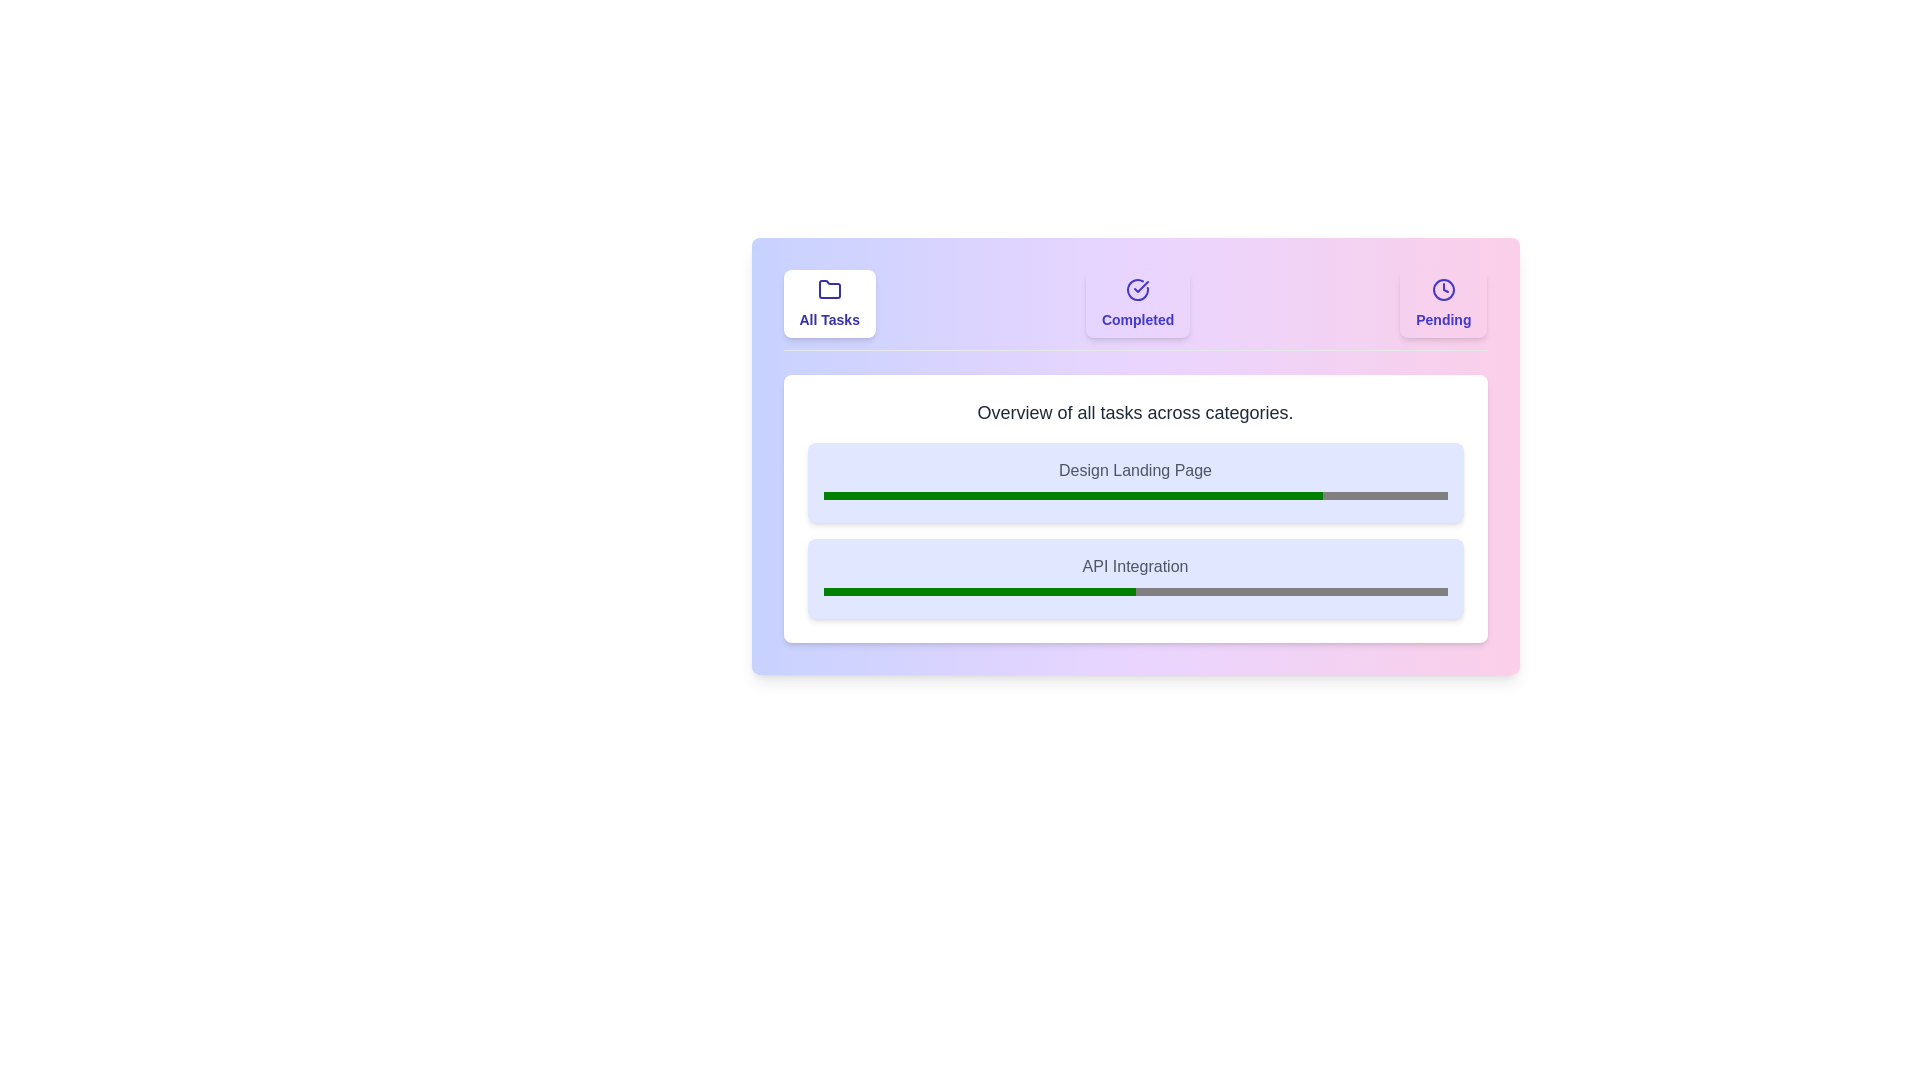  Describe the element at coordinates (1135, 482) in the screenshot. I see `task name from the progress bar indicating the task 'Design Landing Page.'` at that location.